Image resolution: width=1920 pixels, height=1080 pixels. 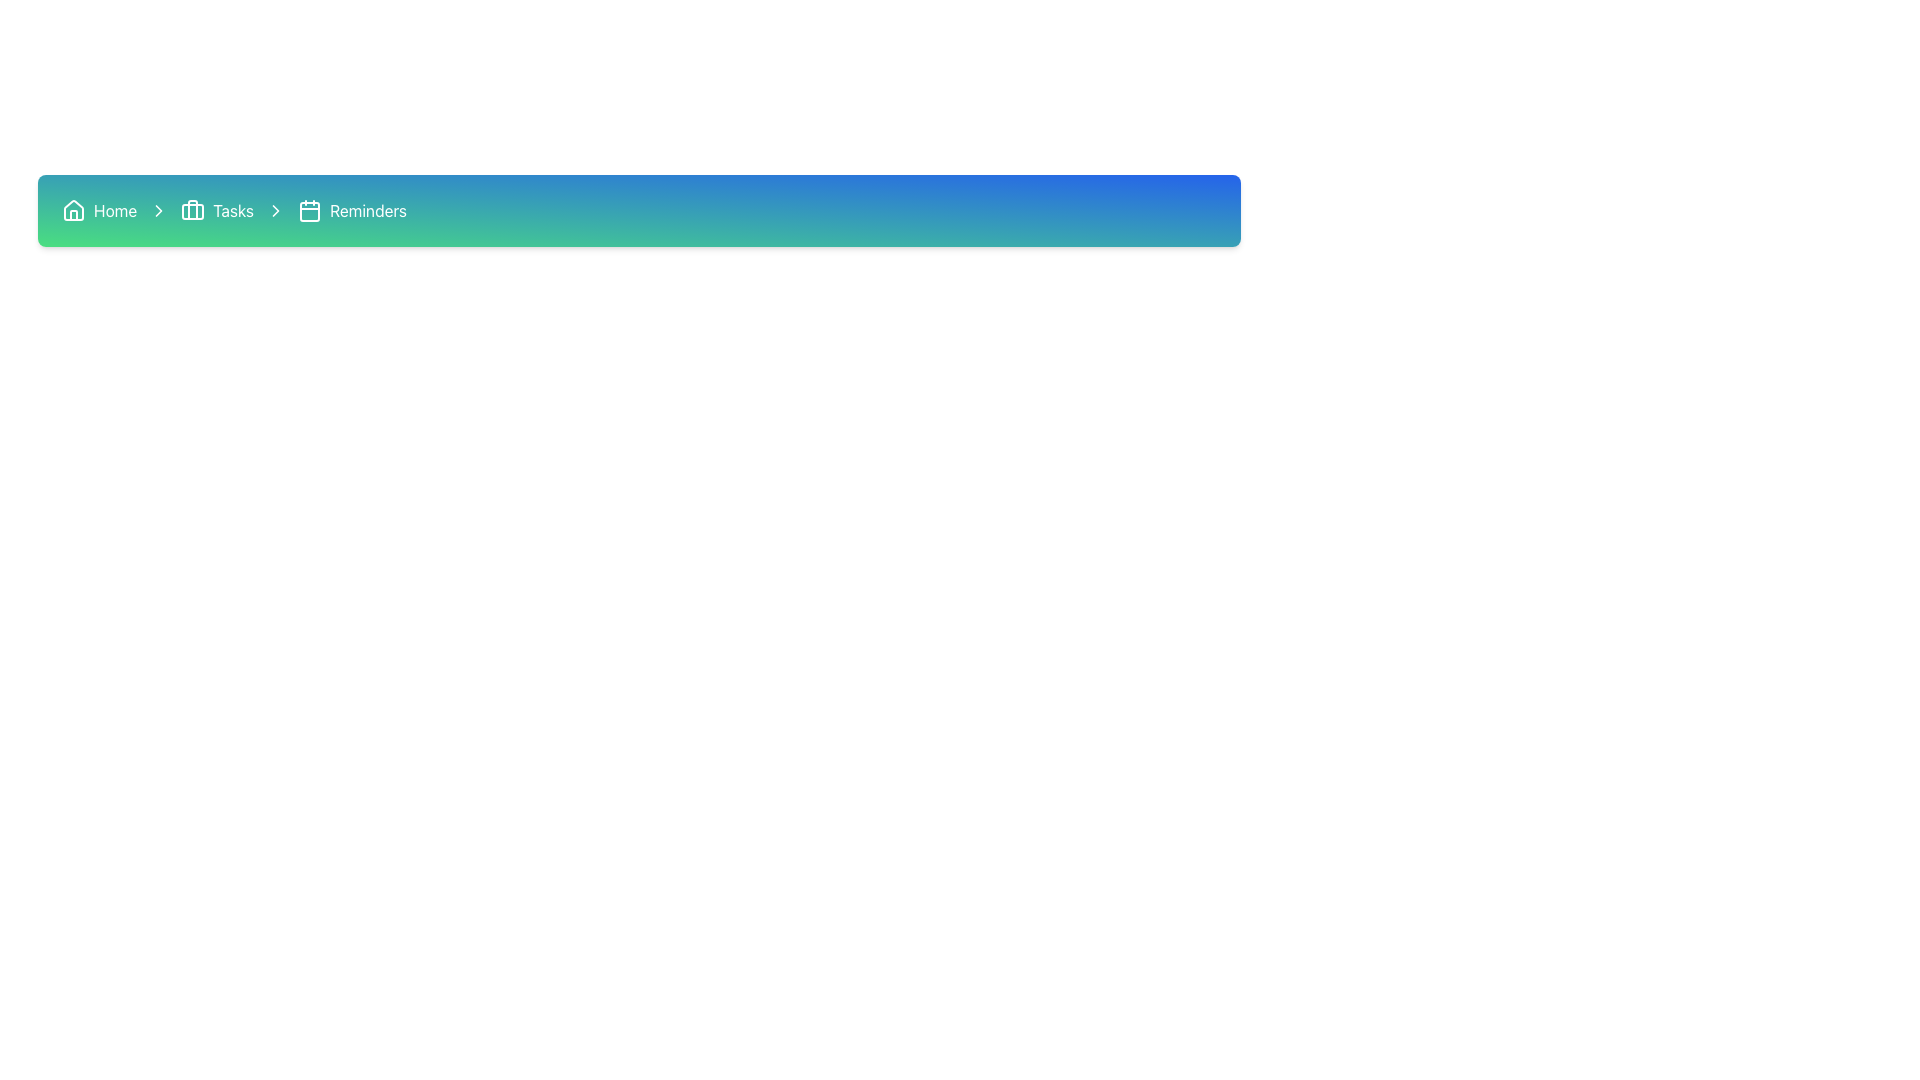 What do you see at coordinates (98, 211) in the screenshot?
I see `the first button in the horizontal navigation menu` at bounding box center [98, 211].